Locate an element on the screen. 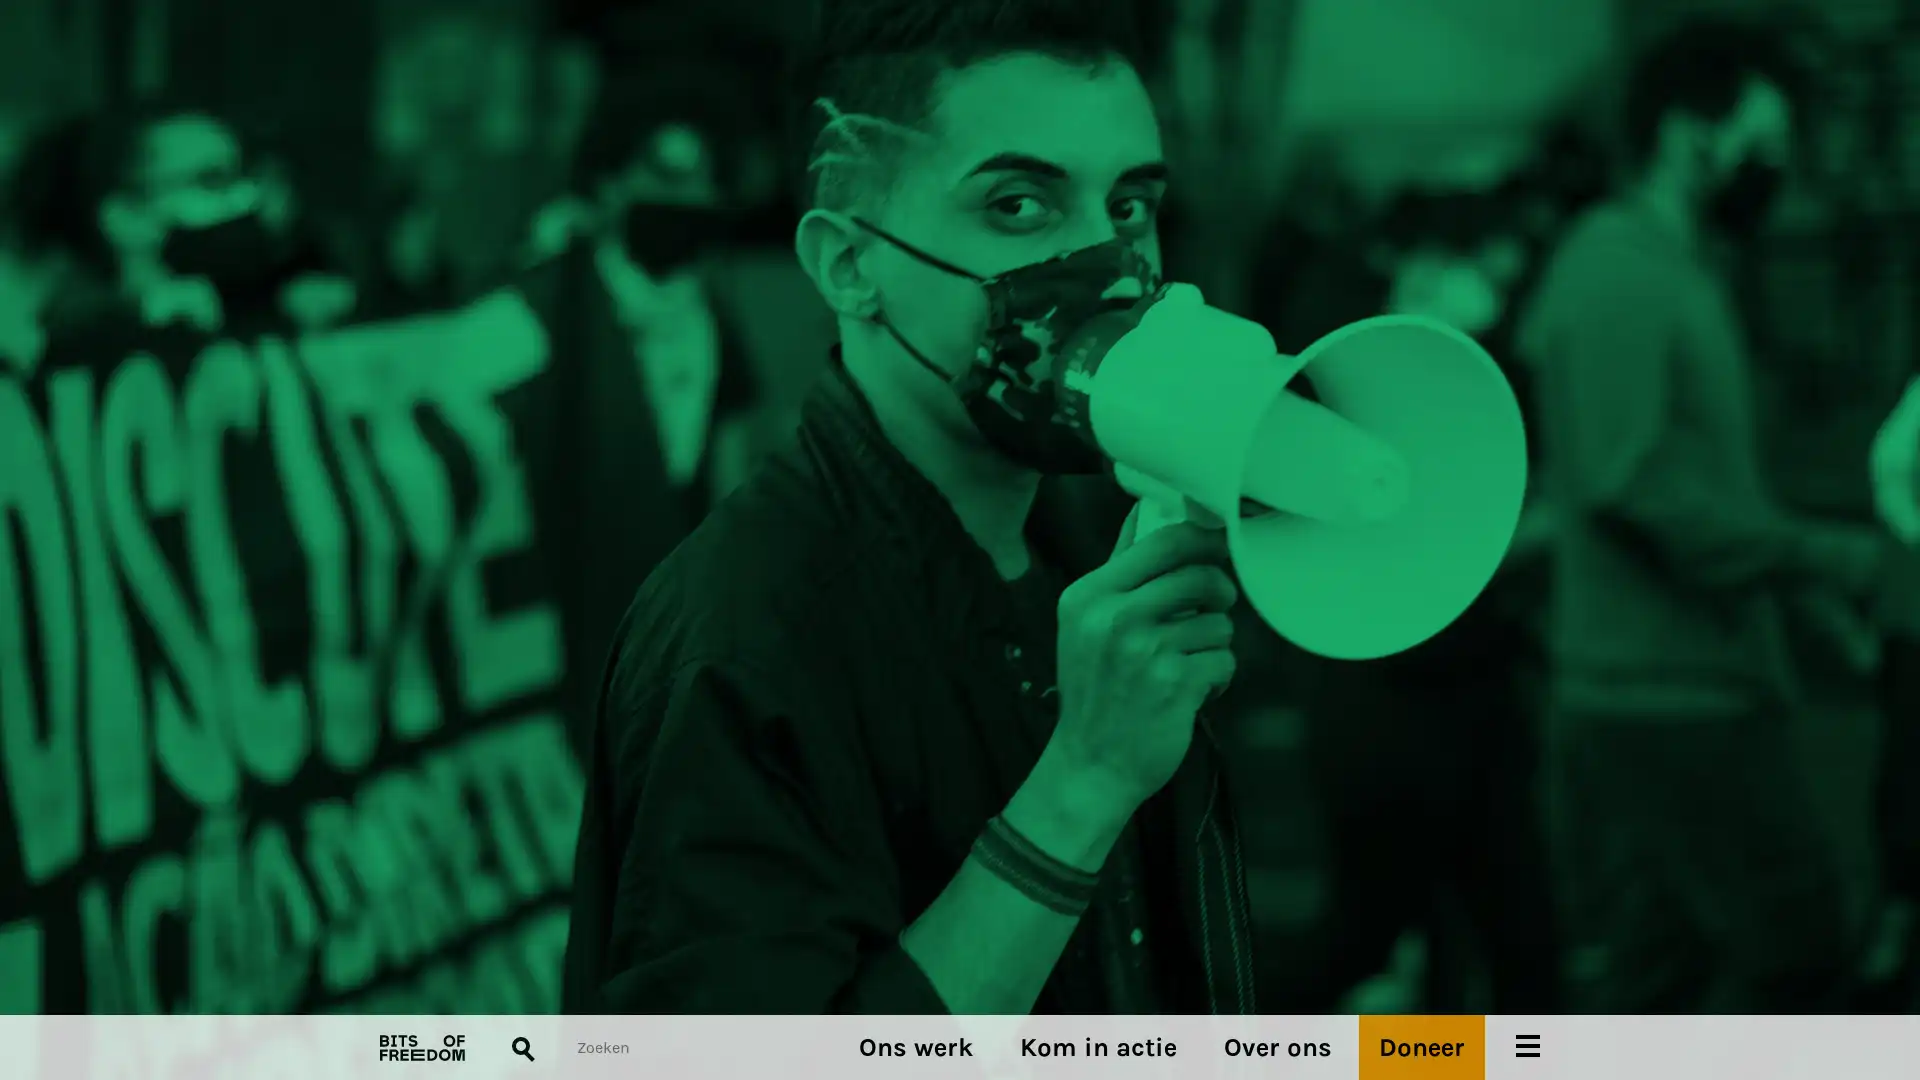 This screenshot has height=1080, width=1920. > is located at coordinates (998, 616).